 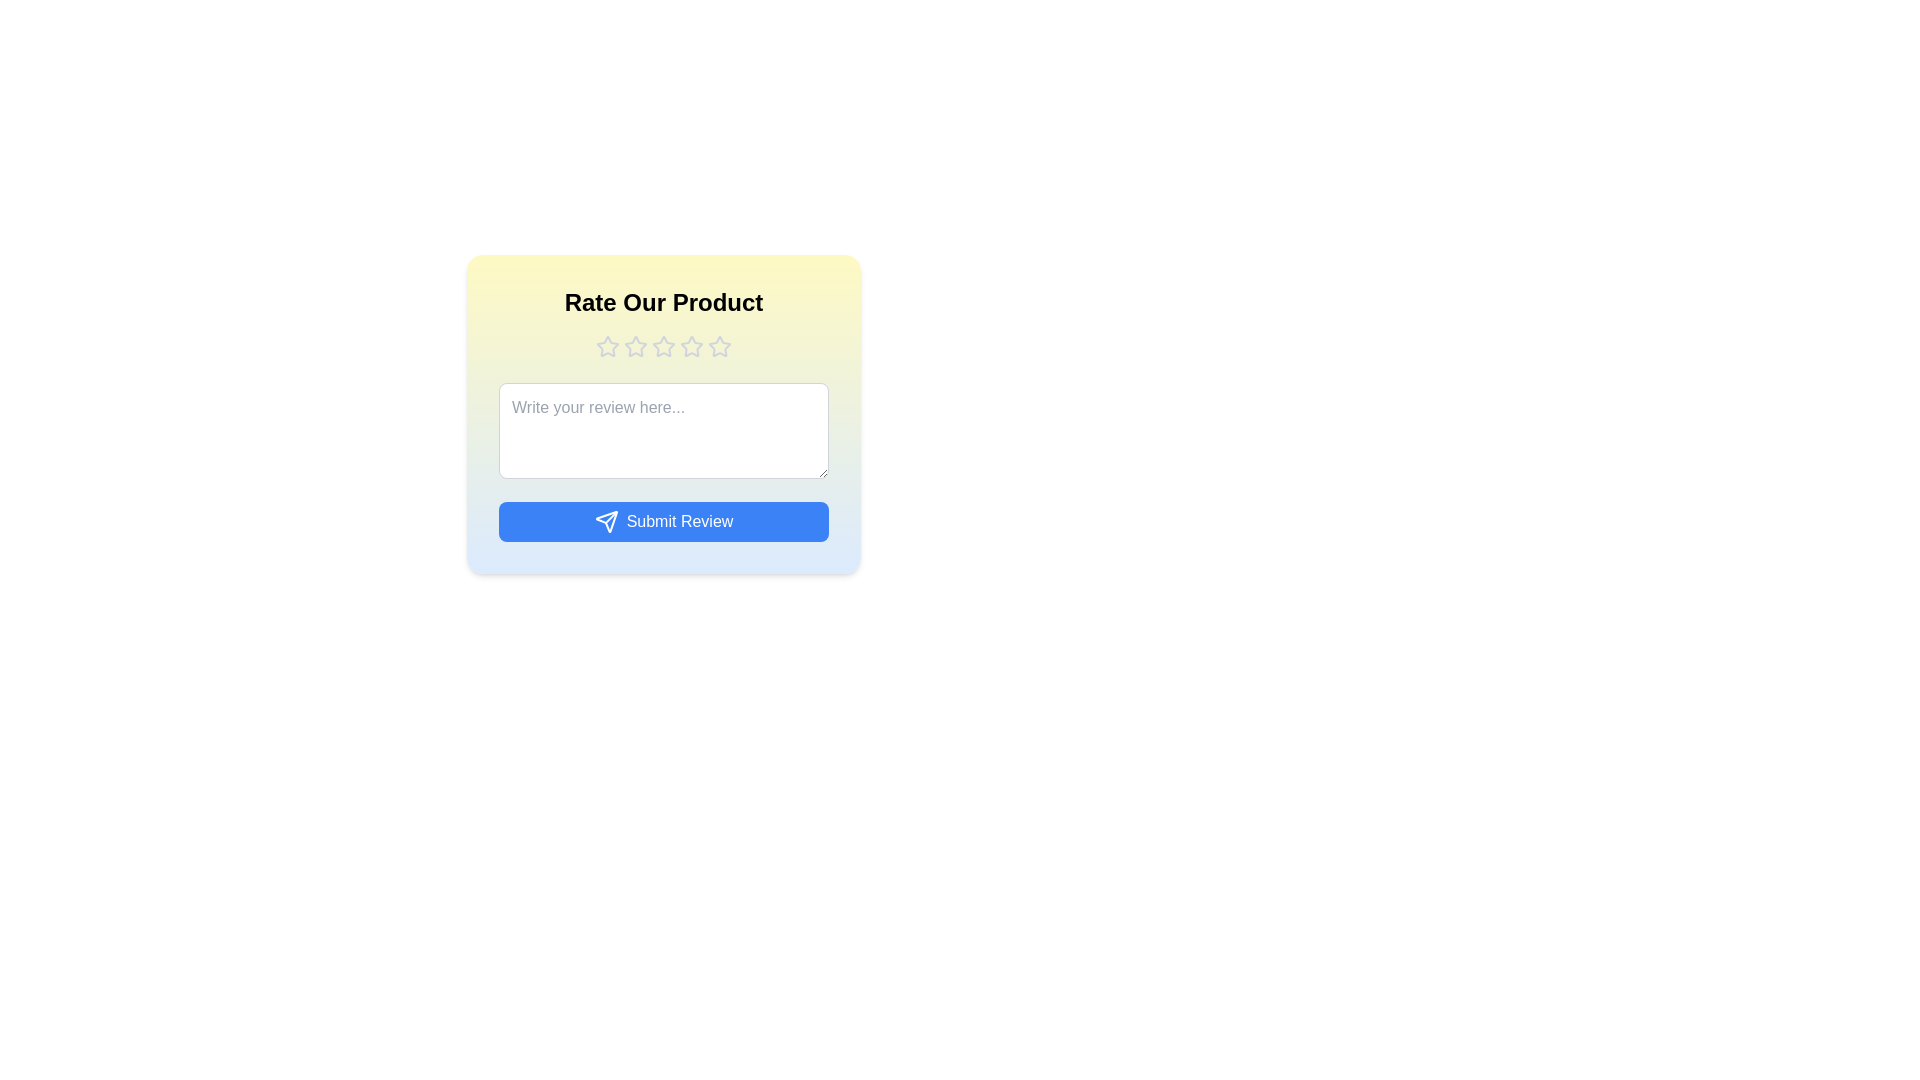 I want to click on the submit button to submit the review, so click(x=663, y=520).